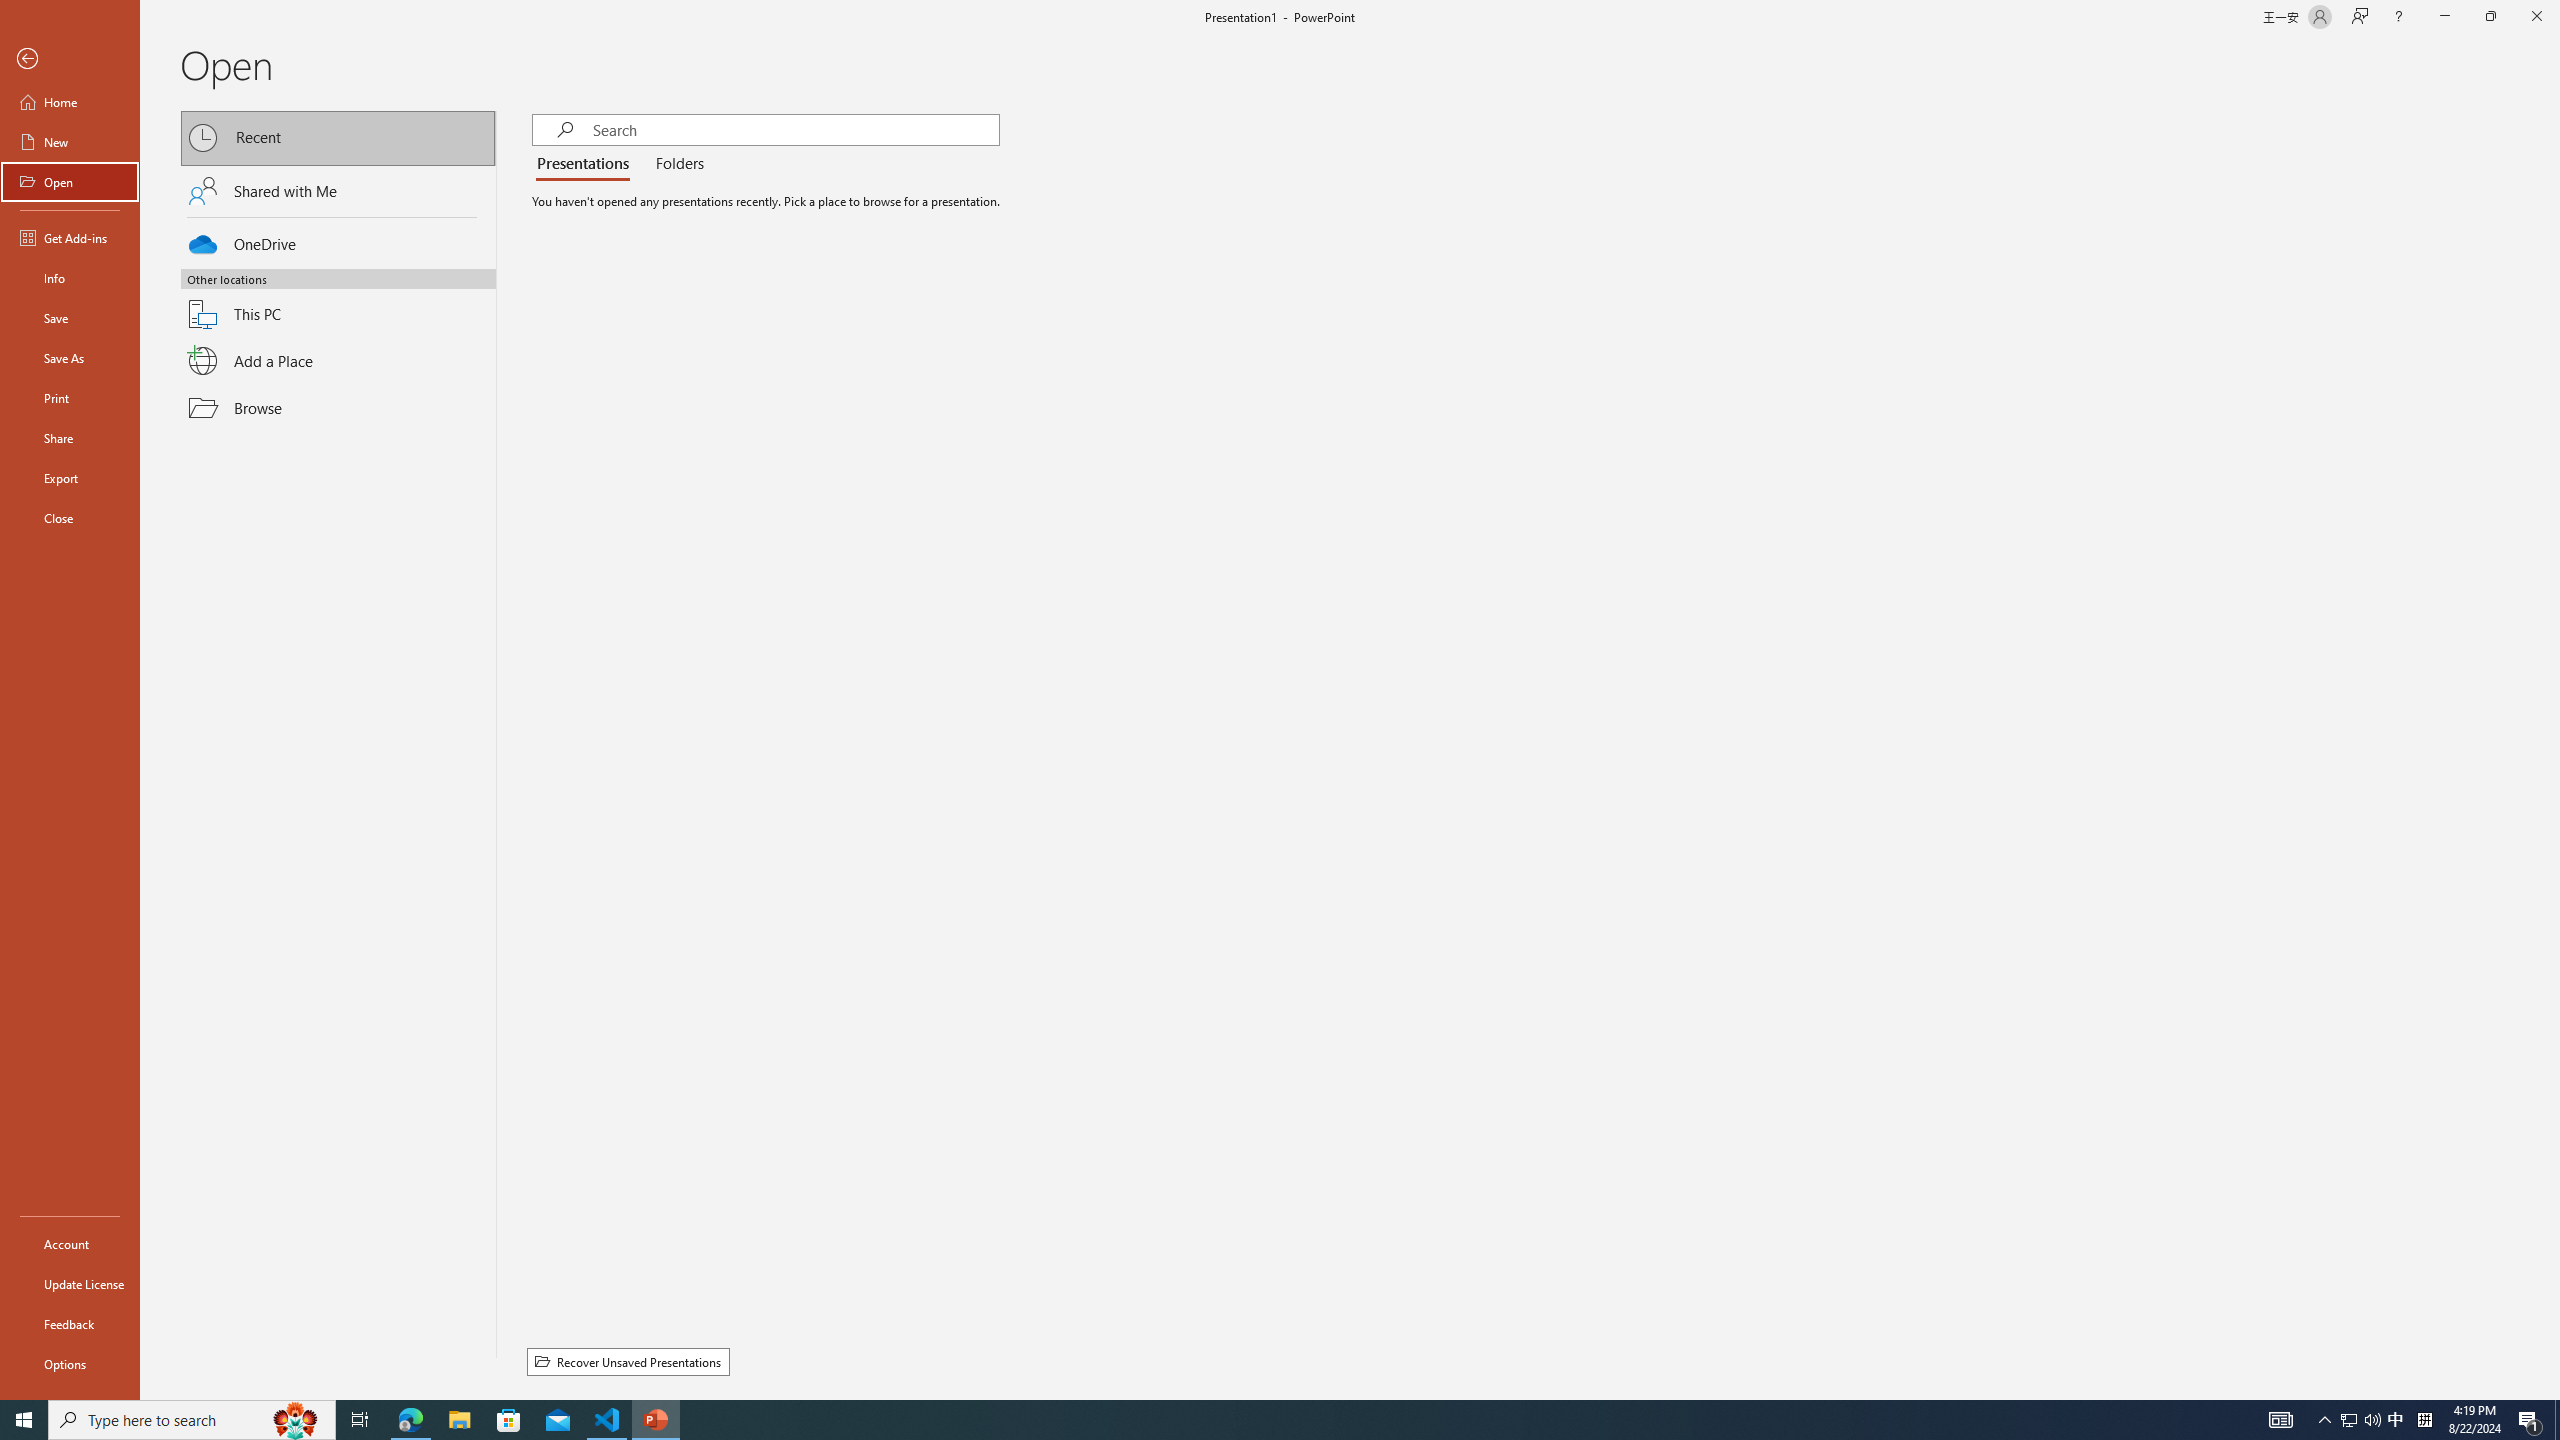 The image size is (2560, 1440). Describe the element at coordinates (338, 137) in the screenshot. I see `'Recent'` at that location.